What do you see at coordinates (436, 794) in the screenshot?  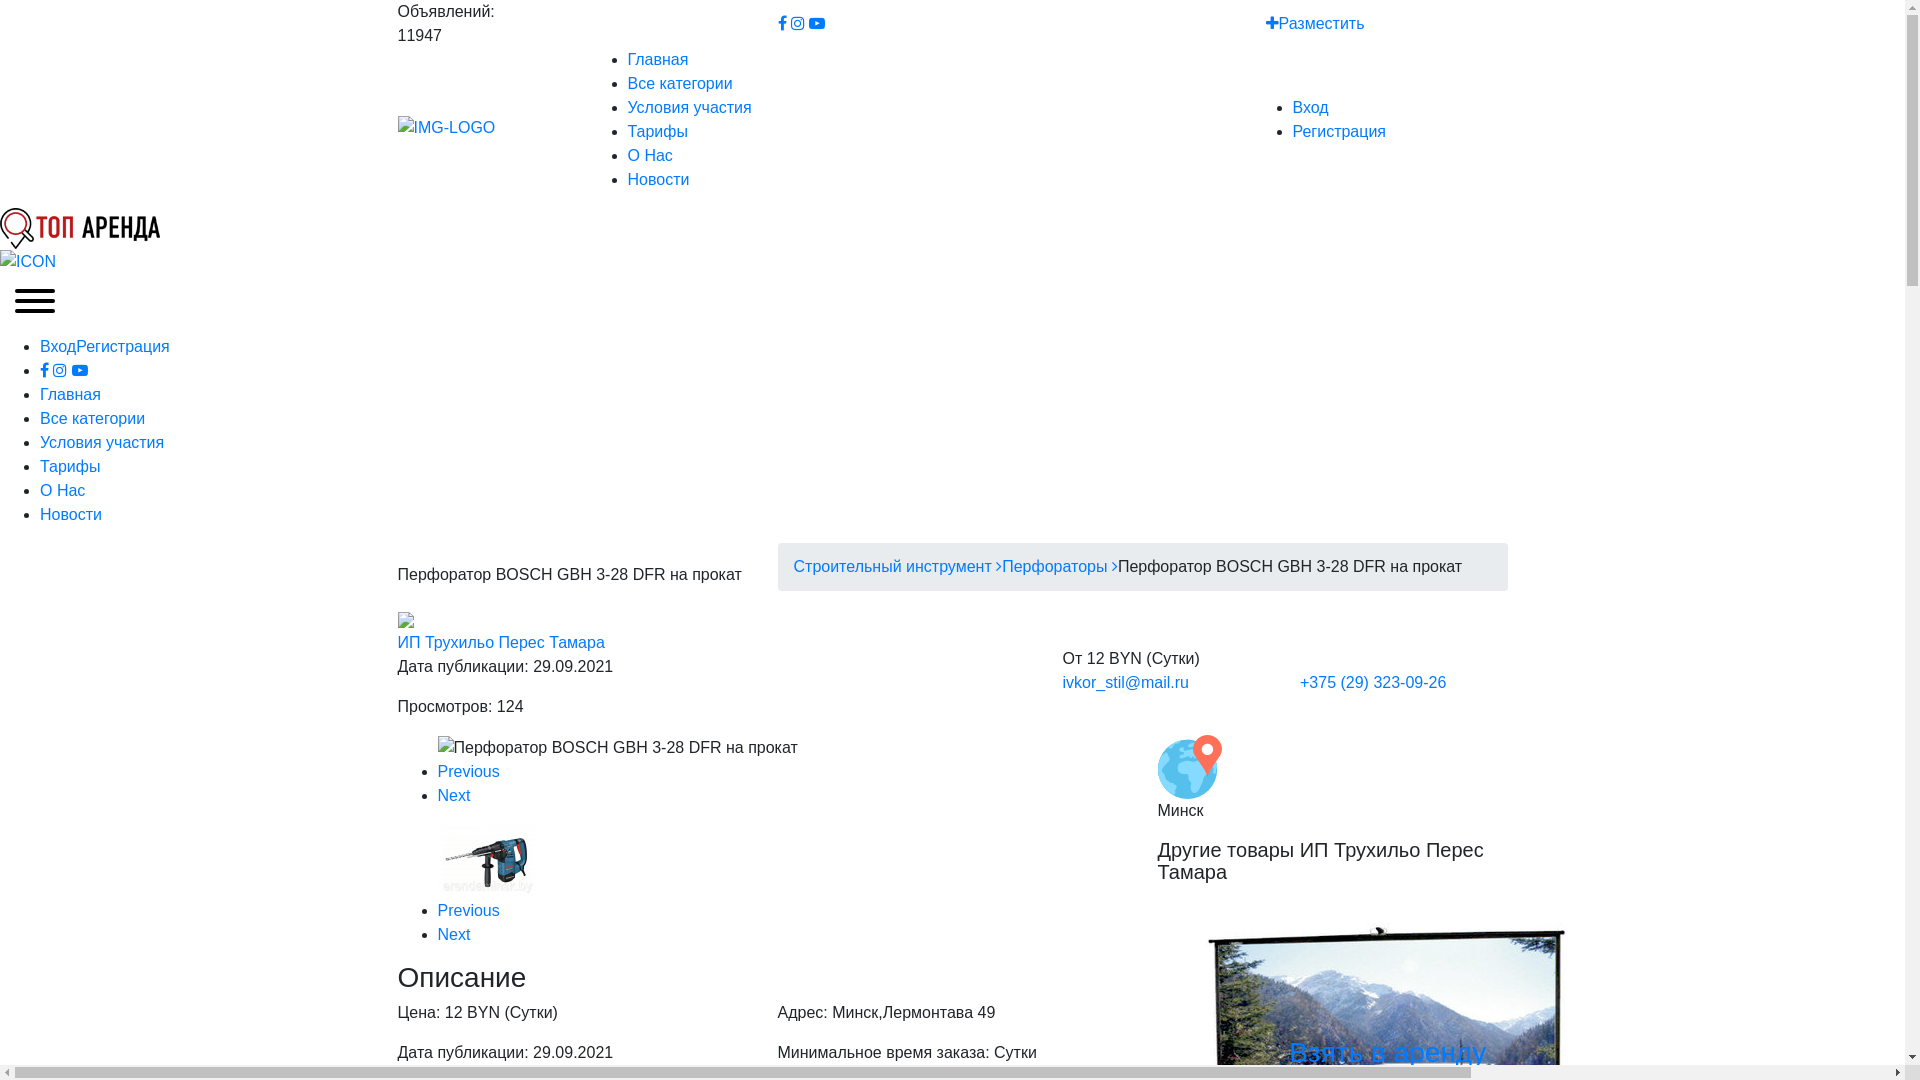 I see `'Next'` at bounding box center [436, 794].